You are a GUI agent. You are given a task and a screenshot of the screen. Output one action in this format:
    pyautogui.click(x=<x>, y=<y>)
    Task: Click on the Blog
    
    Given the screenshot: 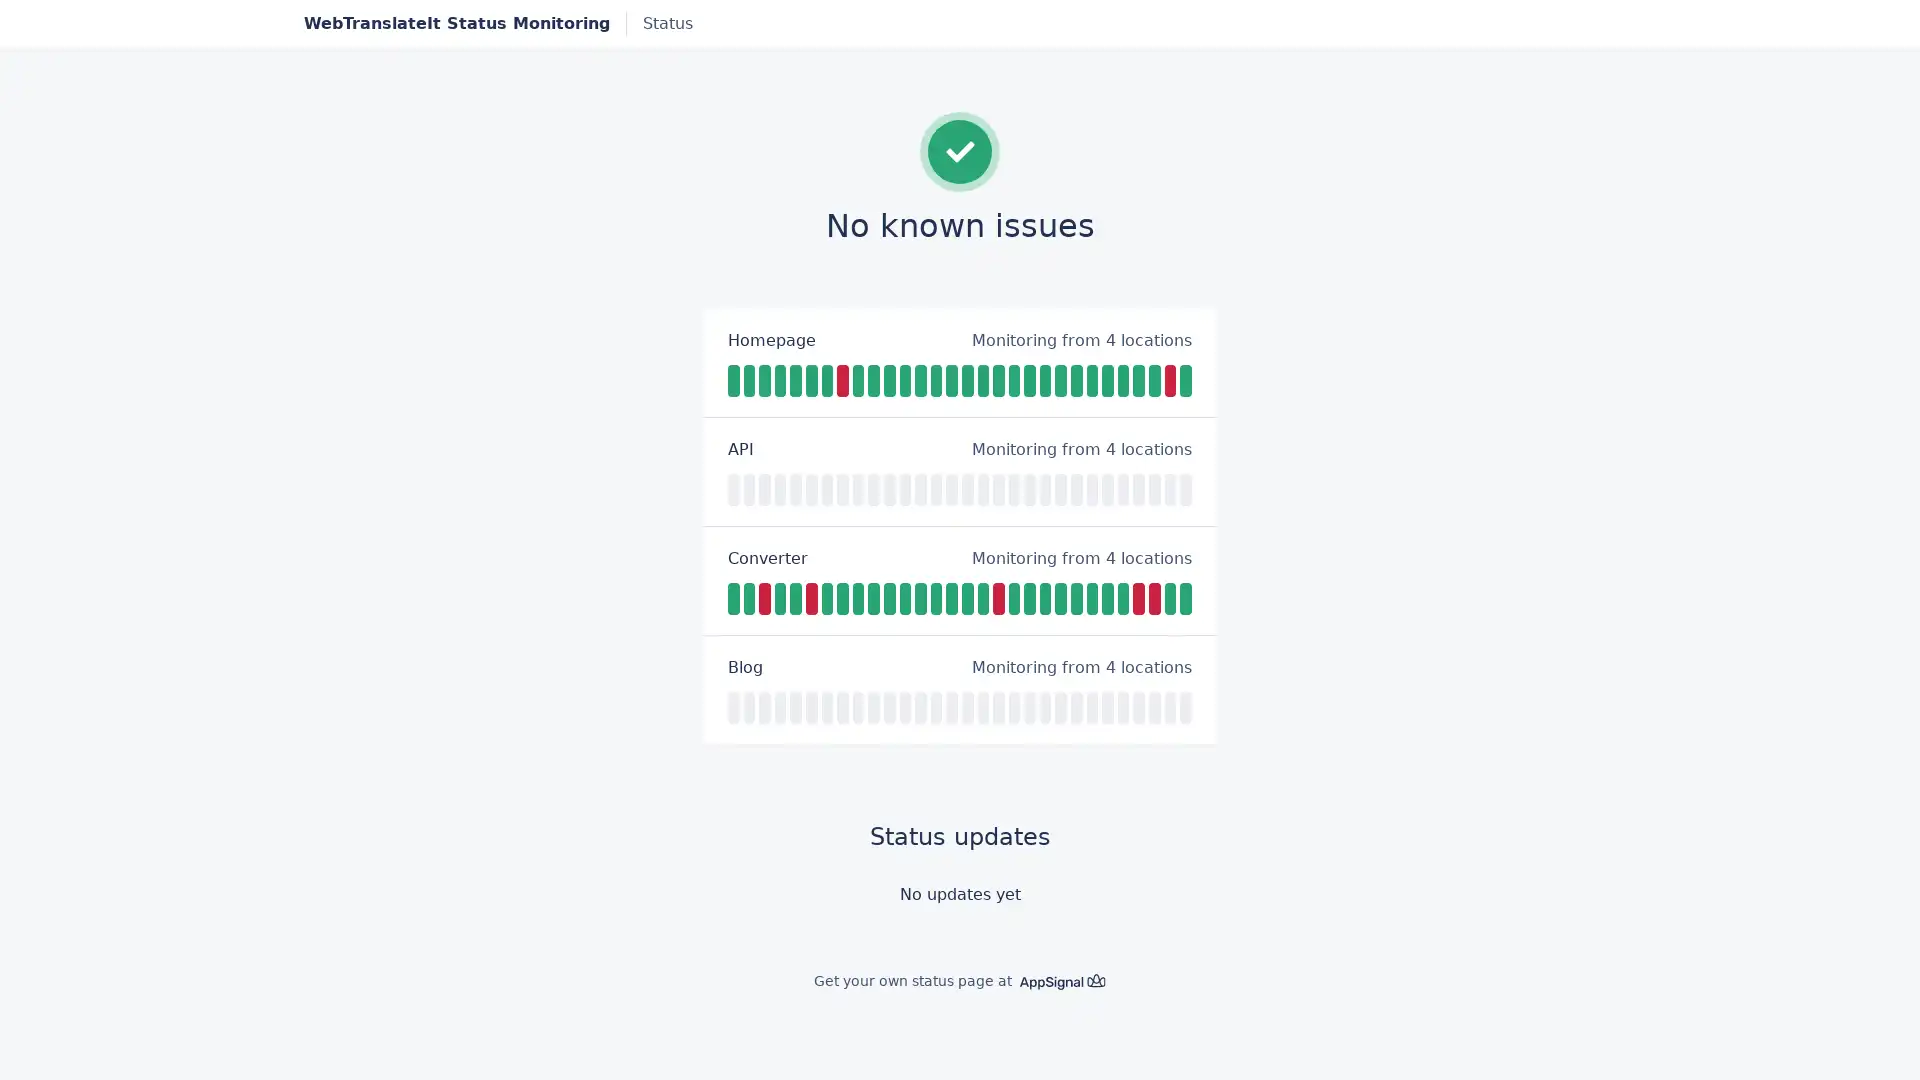 What is the action you would take?
    pyautogui.click(x=744, y=667)
    